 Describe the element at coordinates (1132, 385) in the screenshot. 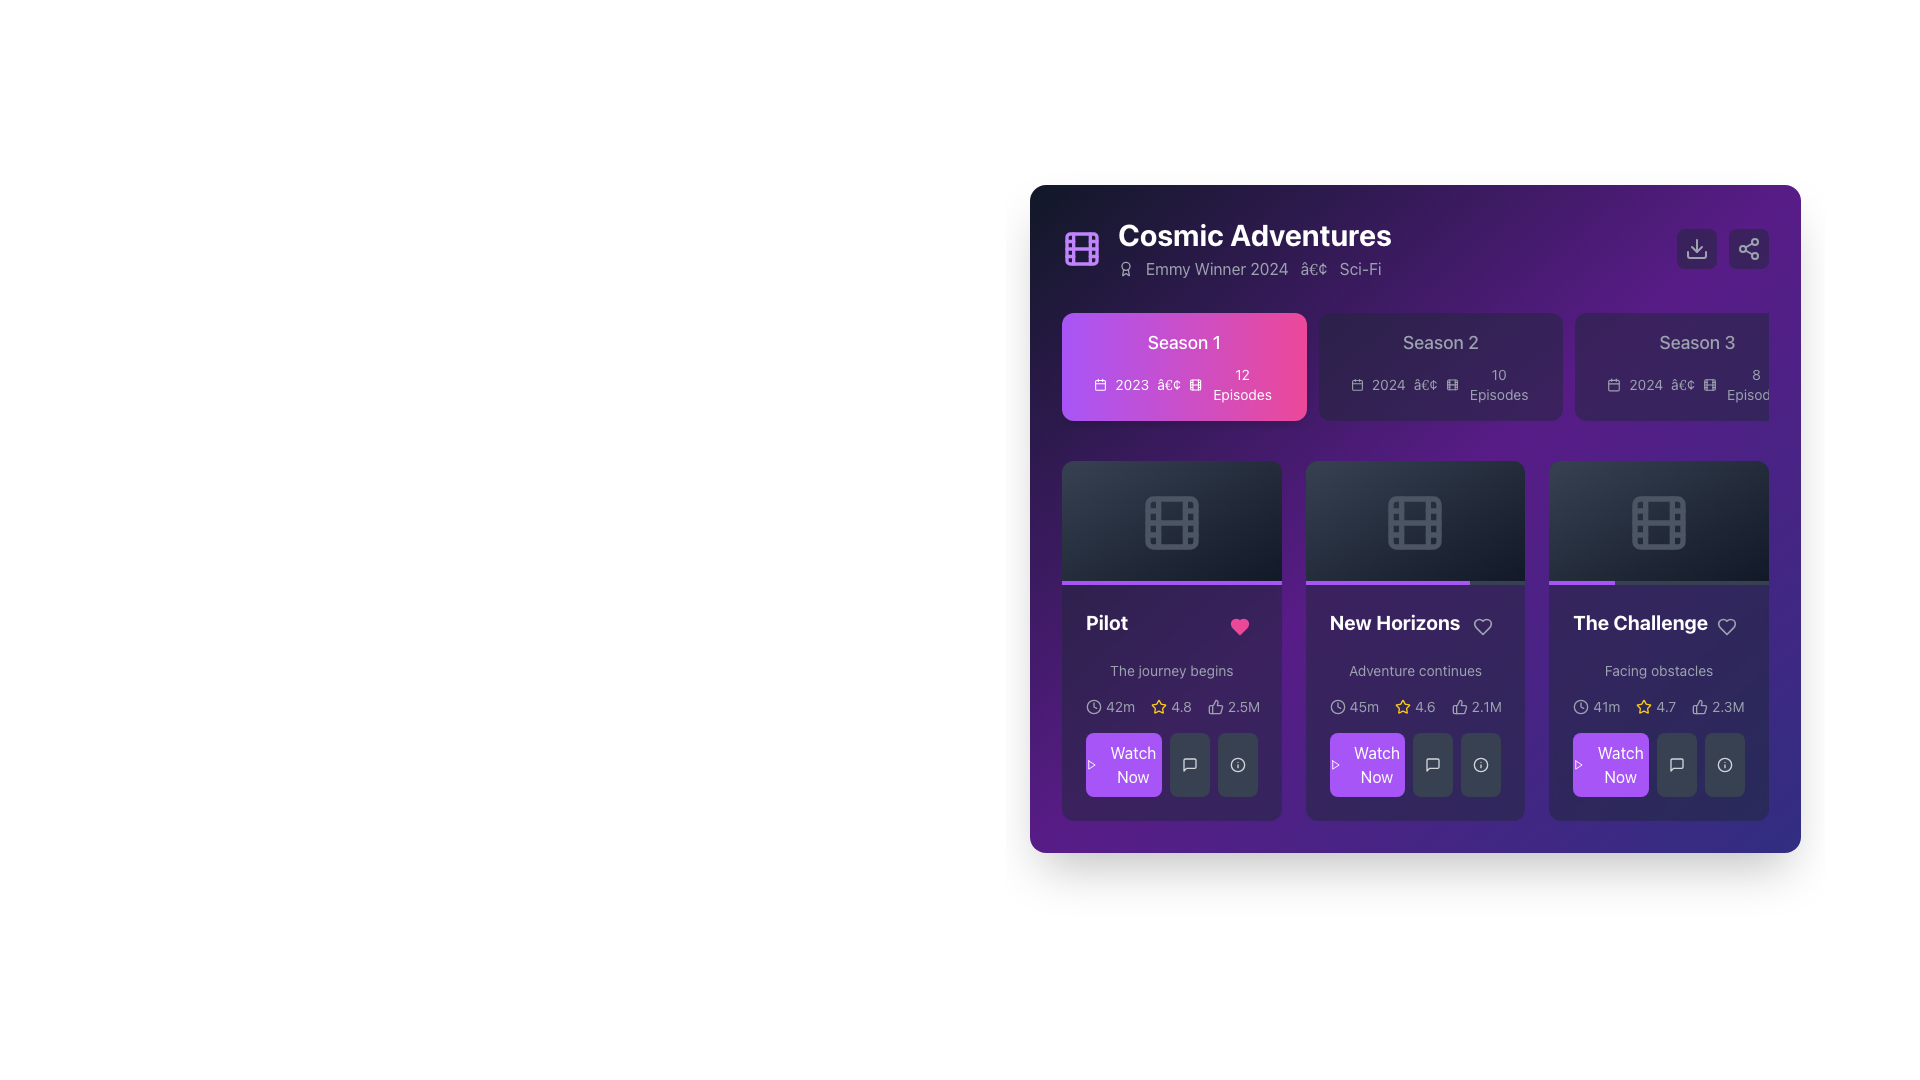

I see `text displayed in the Text Display element that shows the release year associated with the 'Season 1' label of 'Cosmic Adventures', located under the 'Season 1' section` at that location.